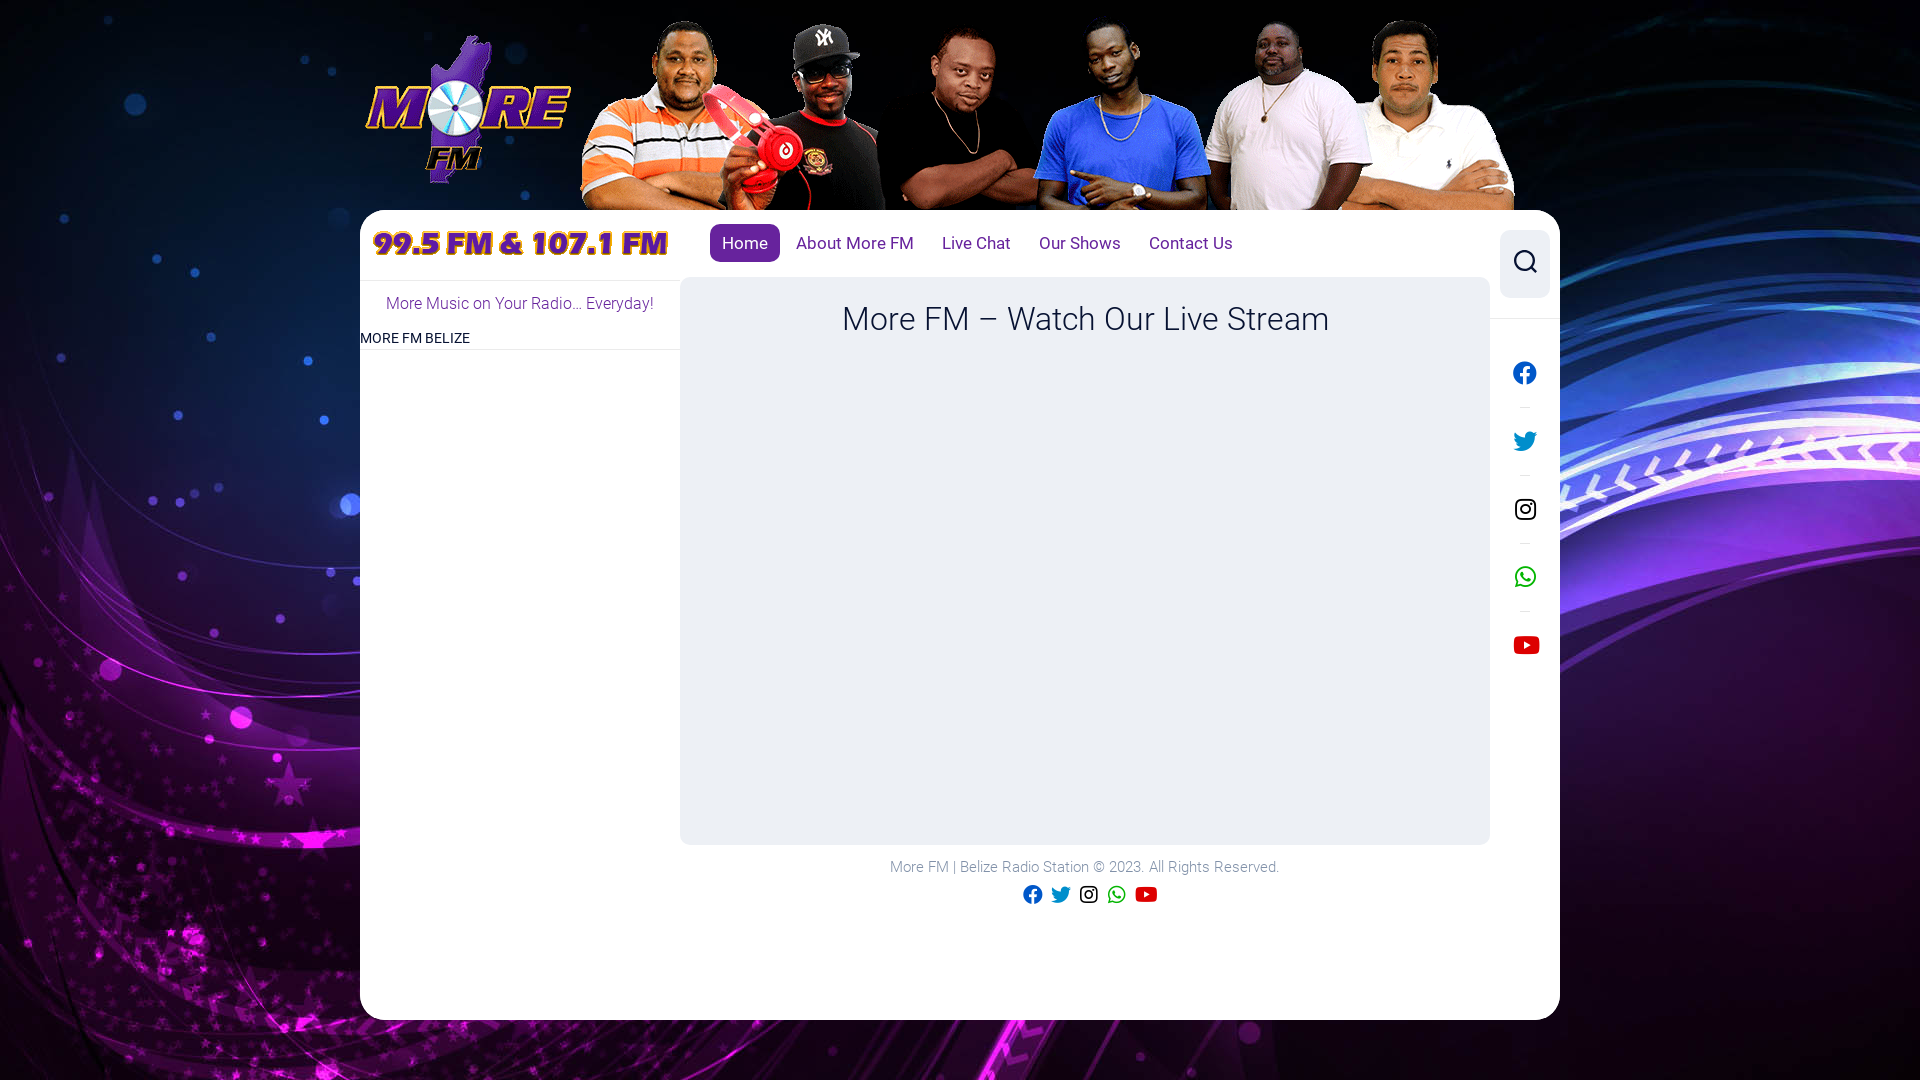 The width and height of the screenshot is (1920, 1080). What do you see at coordinates (1032, 893) in the screenshot?
I see `'Facebook'` at bounding box center [1032, 893].